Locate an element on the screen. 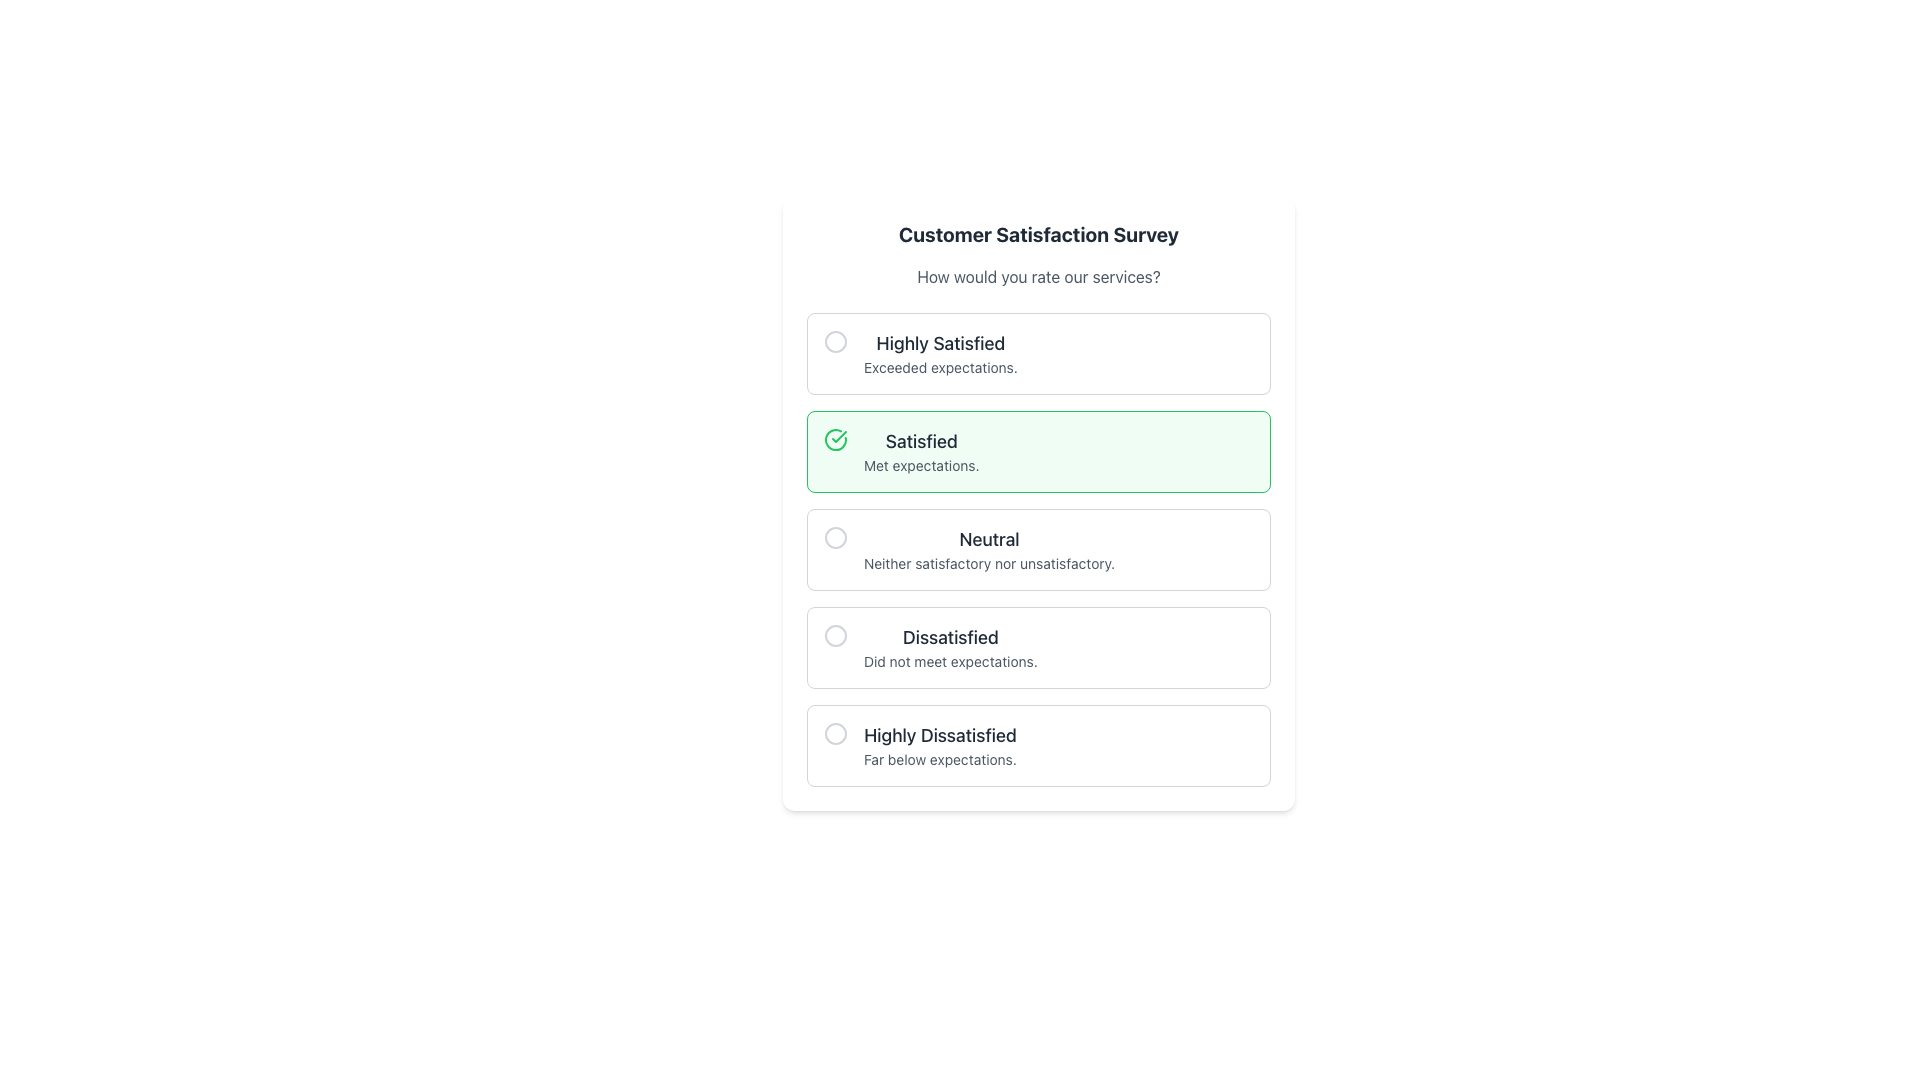 The height and width of the screenshot is (1080, 1920). the circular selection indicator for the 'Highly Satisfied' option in the survey interface is located at coordinates (835, 341).